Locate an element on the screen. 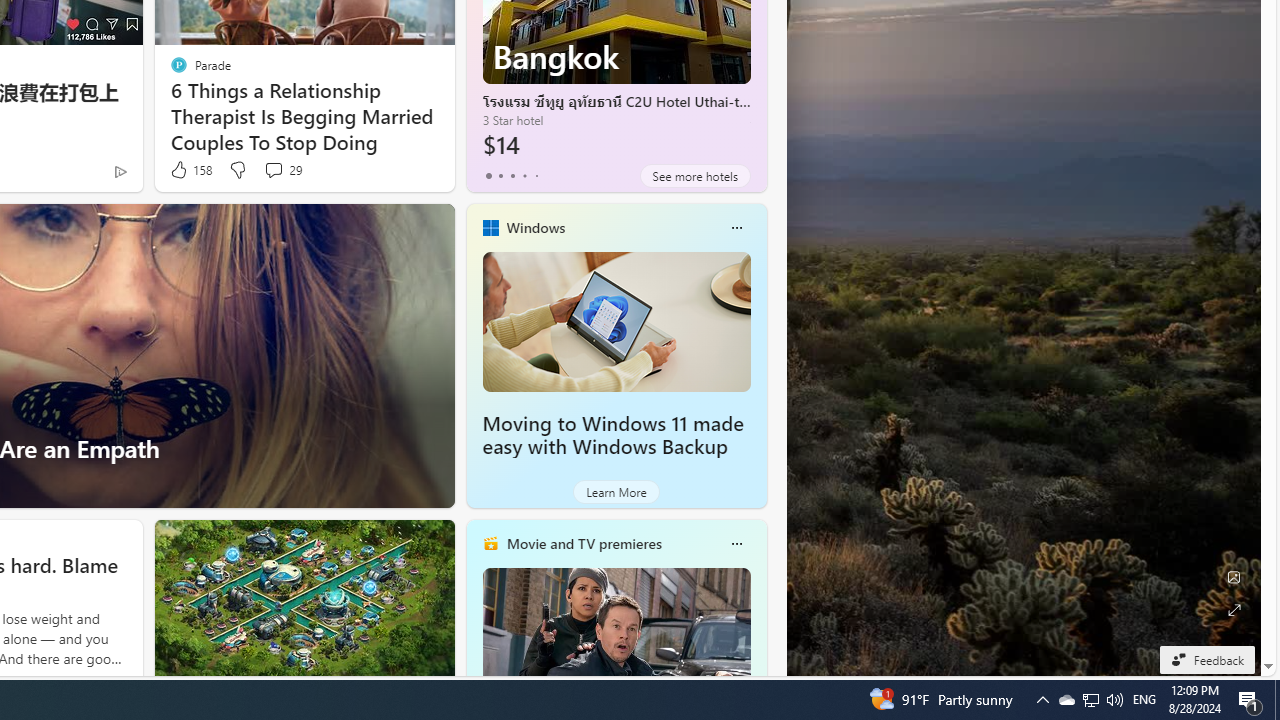 This screenshot has height=720, width=1280. 'View comments 29 Comment' is located at coordinates (272, 168).